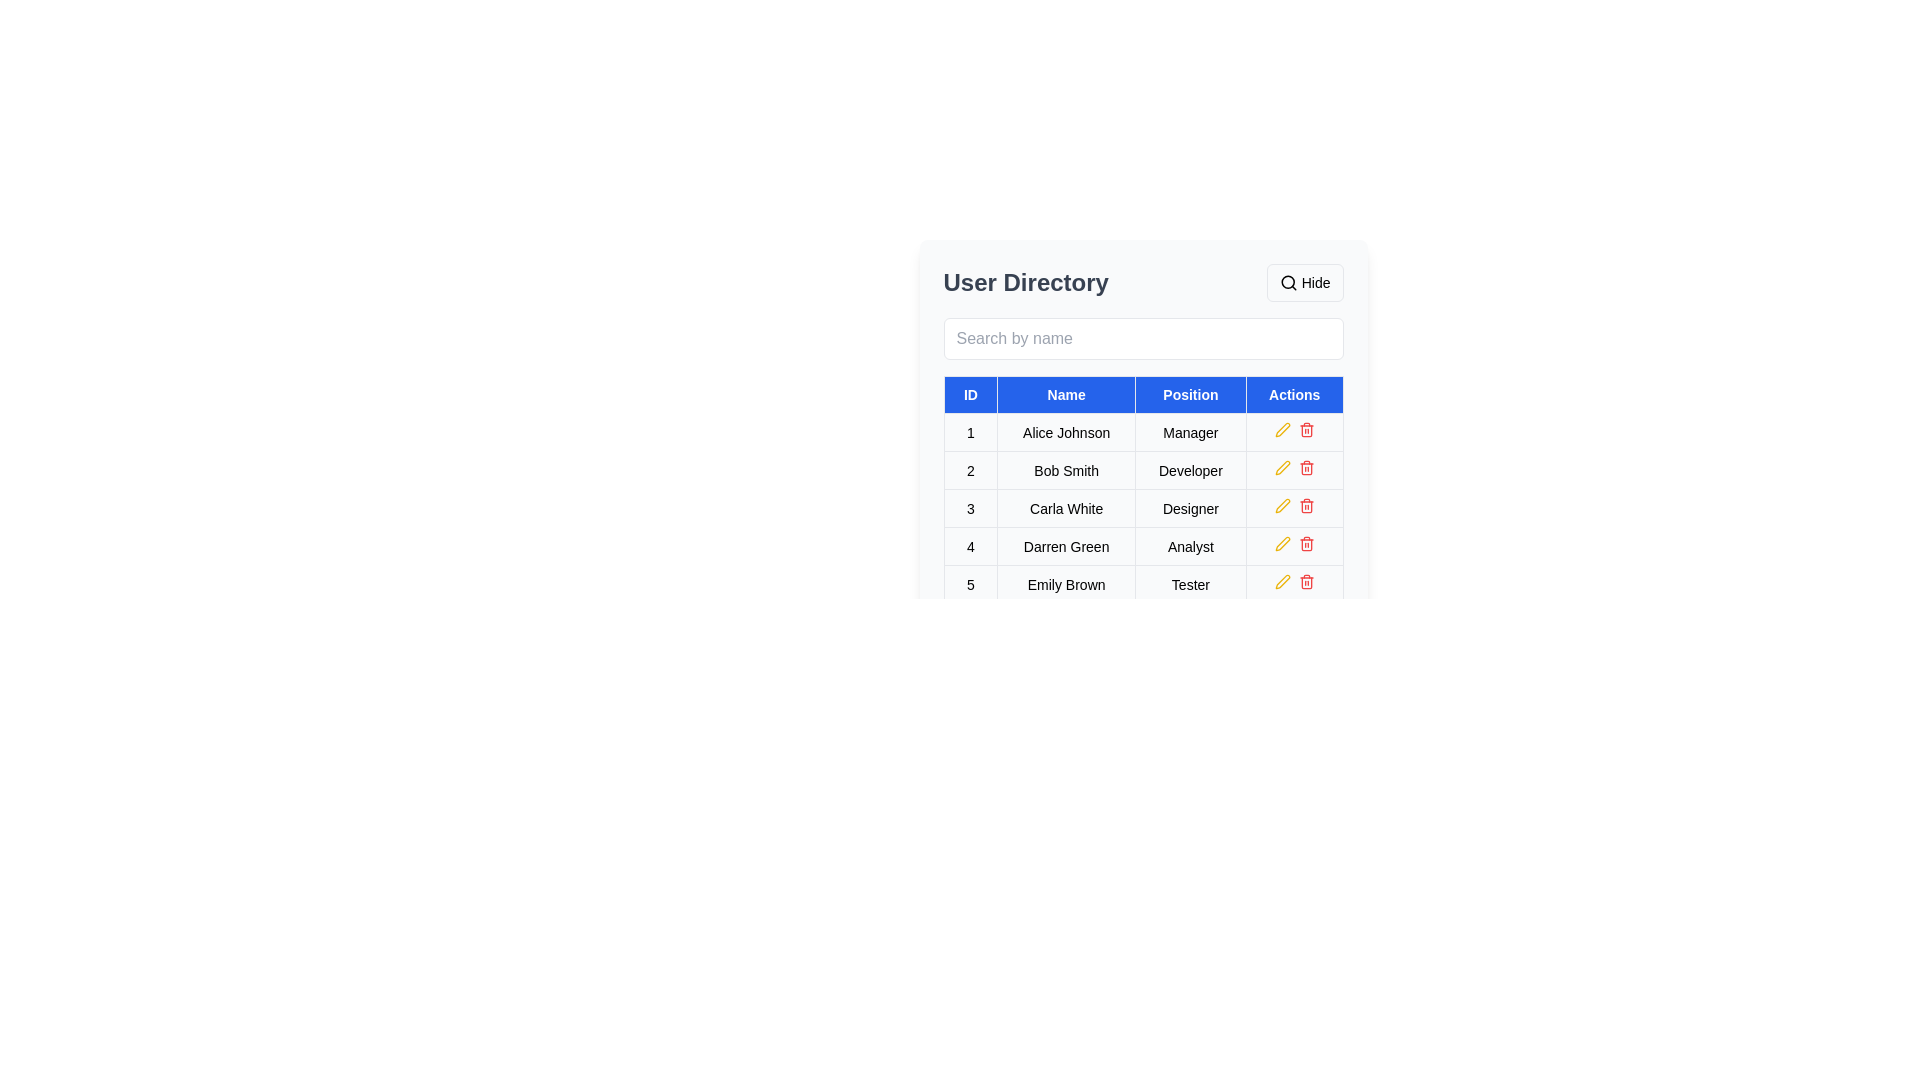 The image size is (1920, 1080). I want to click on the table cell containing the ID 'Bob Smith, Developer', located in the second row of the first column under the 'ID' header, so click(970, 470).